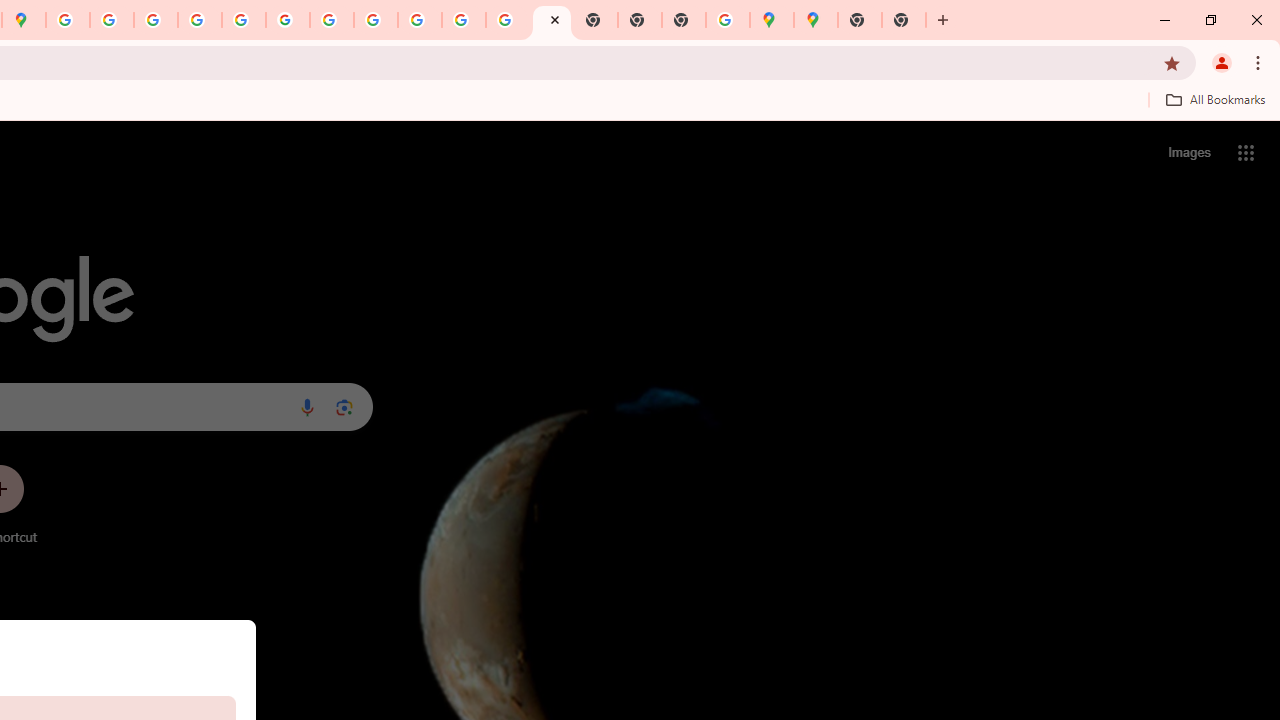 This screenshot has width=1280, height=720. I want to click on 'Privacy Help Center - Policies Help', so click(155, 20).